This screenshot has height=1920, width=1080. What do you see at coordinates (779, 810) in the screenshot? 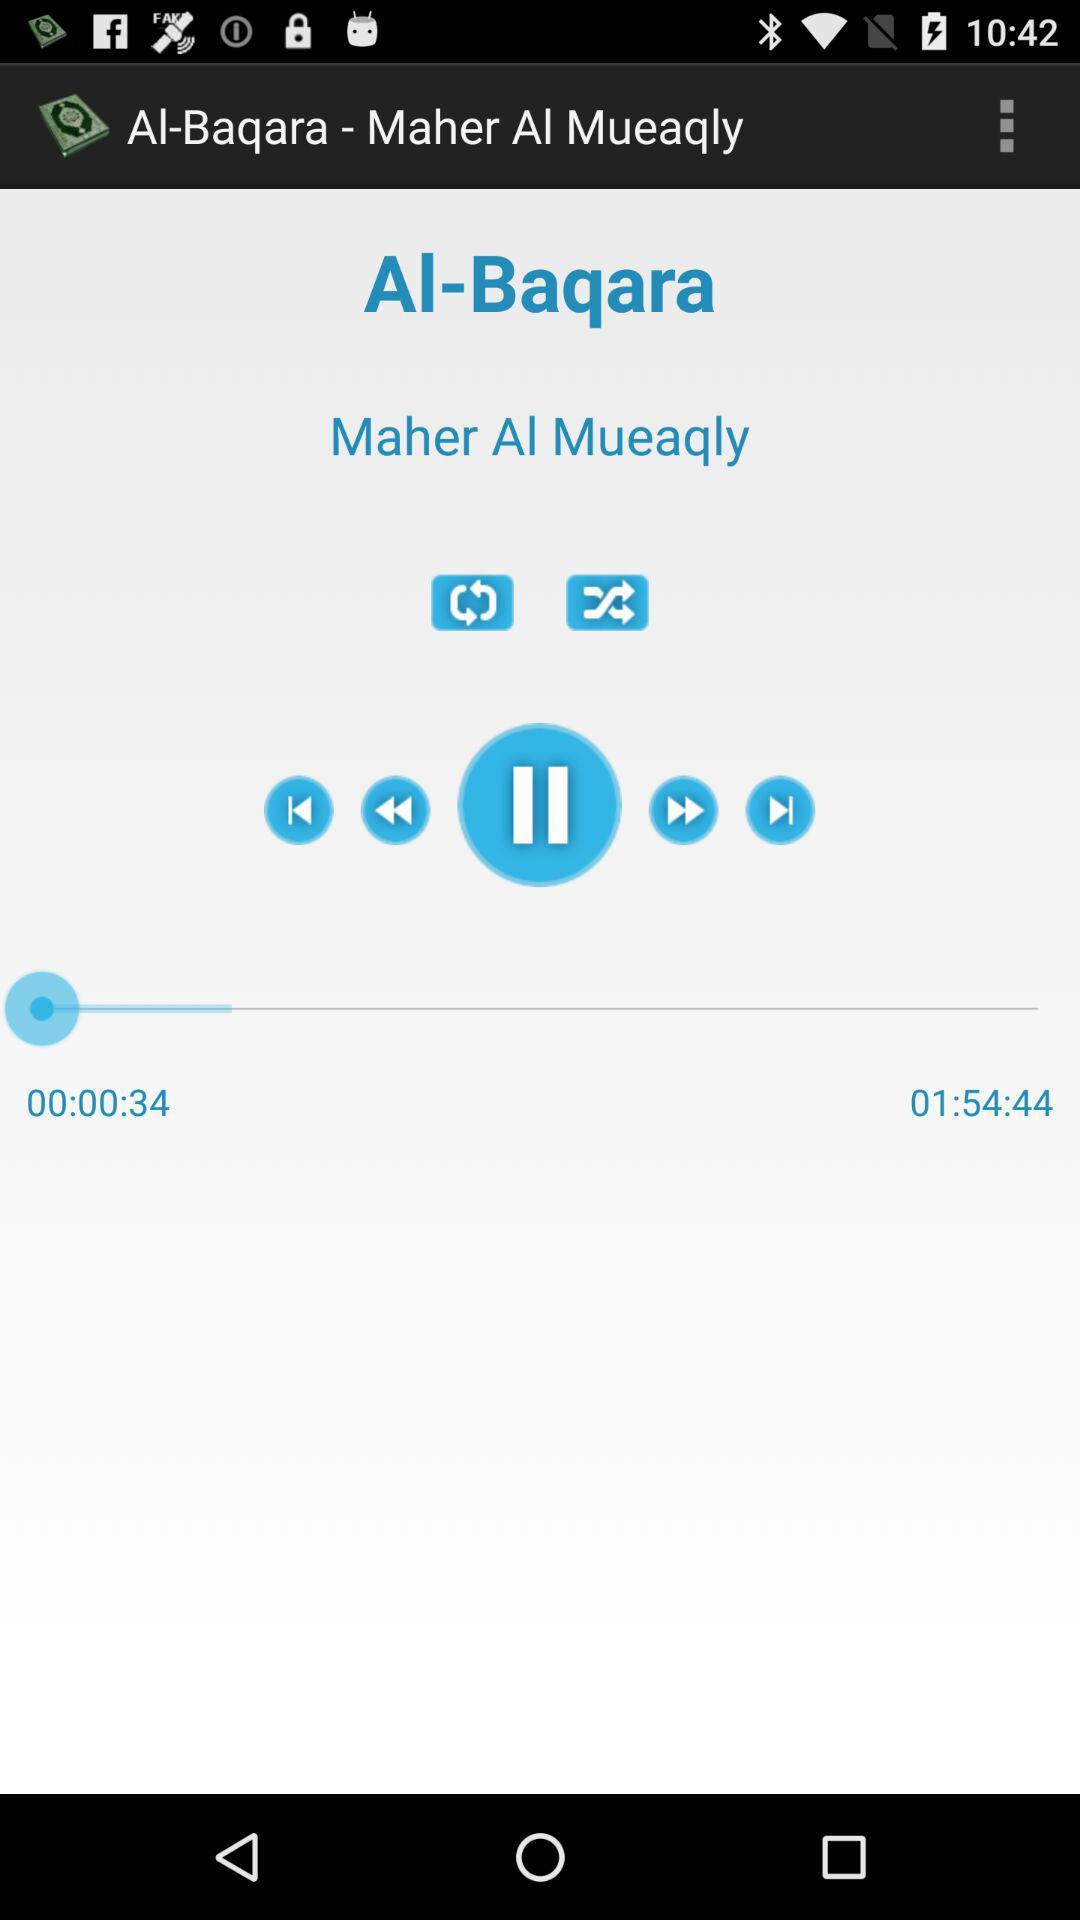
I see `item below maher al mueaqly item` at bounding box center [779, 810].